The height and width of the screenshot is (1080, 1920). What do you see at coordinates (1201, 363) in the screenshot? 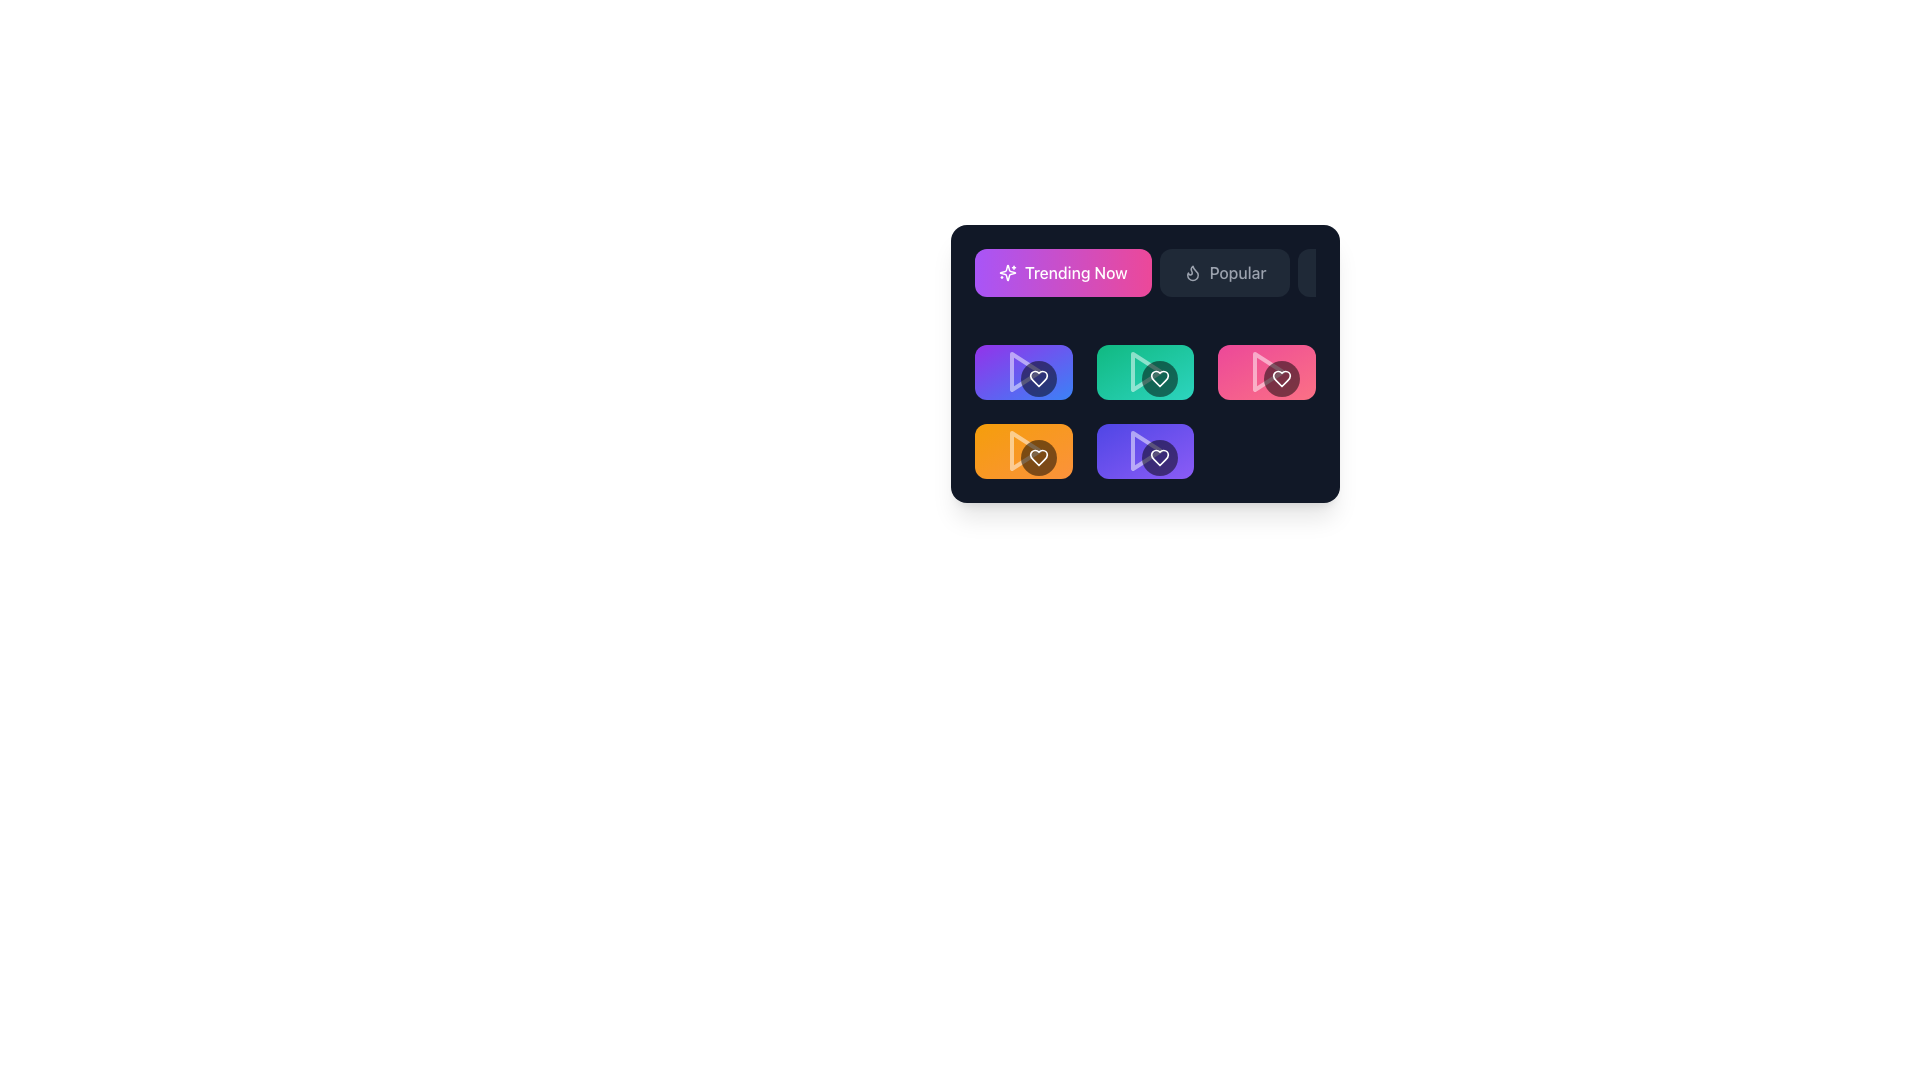
I see `the icon representing the action to add or mark as a favorite, located in the second row, third column of the button grid` at bounding box center [1201, 363].